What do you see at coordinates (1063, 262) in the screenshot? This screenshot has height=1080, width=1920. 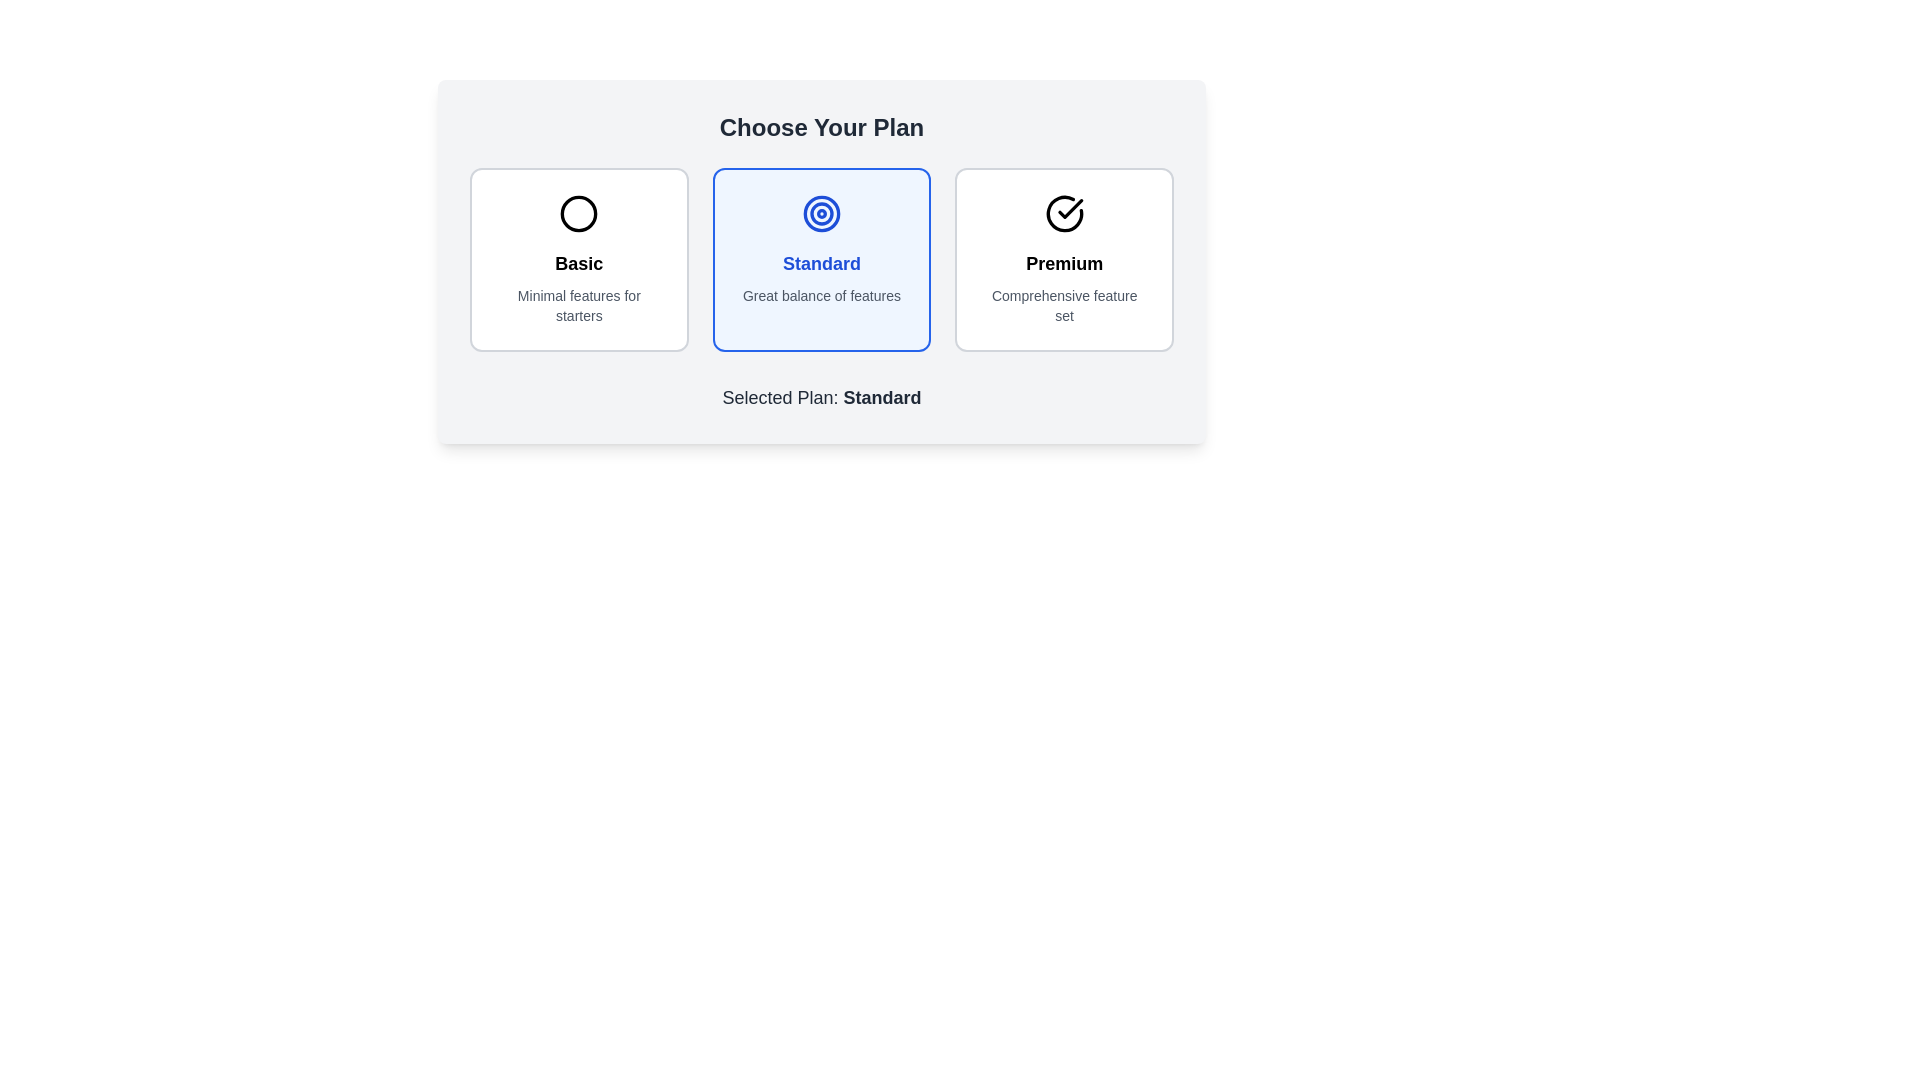 I see `the 'Premium' text label, which is bold and larger in font, located in the center-bottom section of the rightmost box in a three-box layout` at bounding box center [1063, 262].